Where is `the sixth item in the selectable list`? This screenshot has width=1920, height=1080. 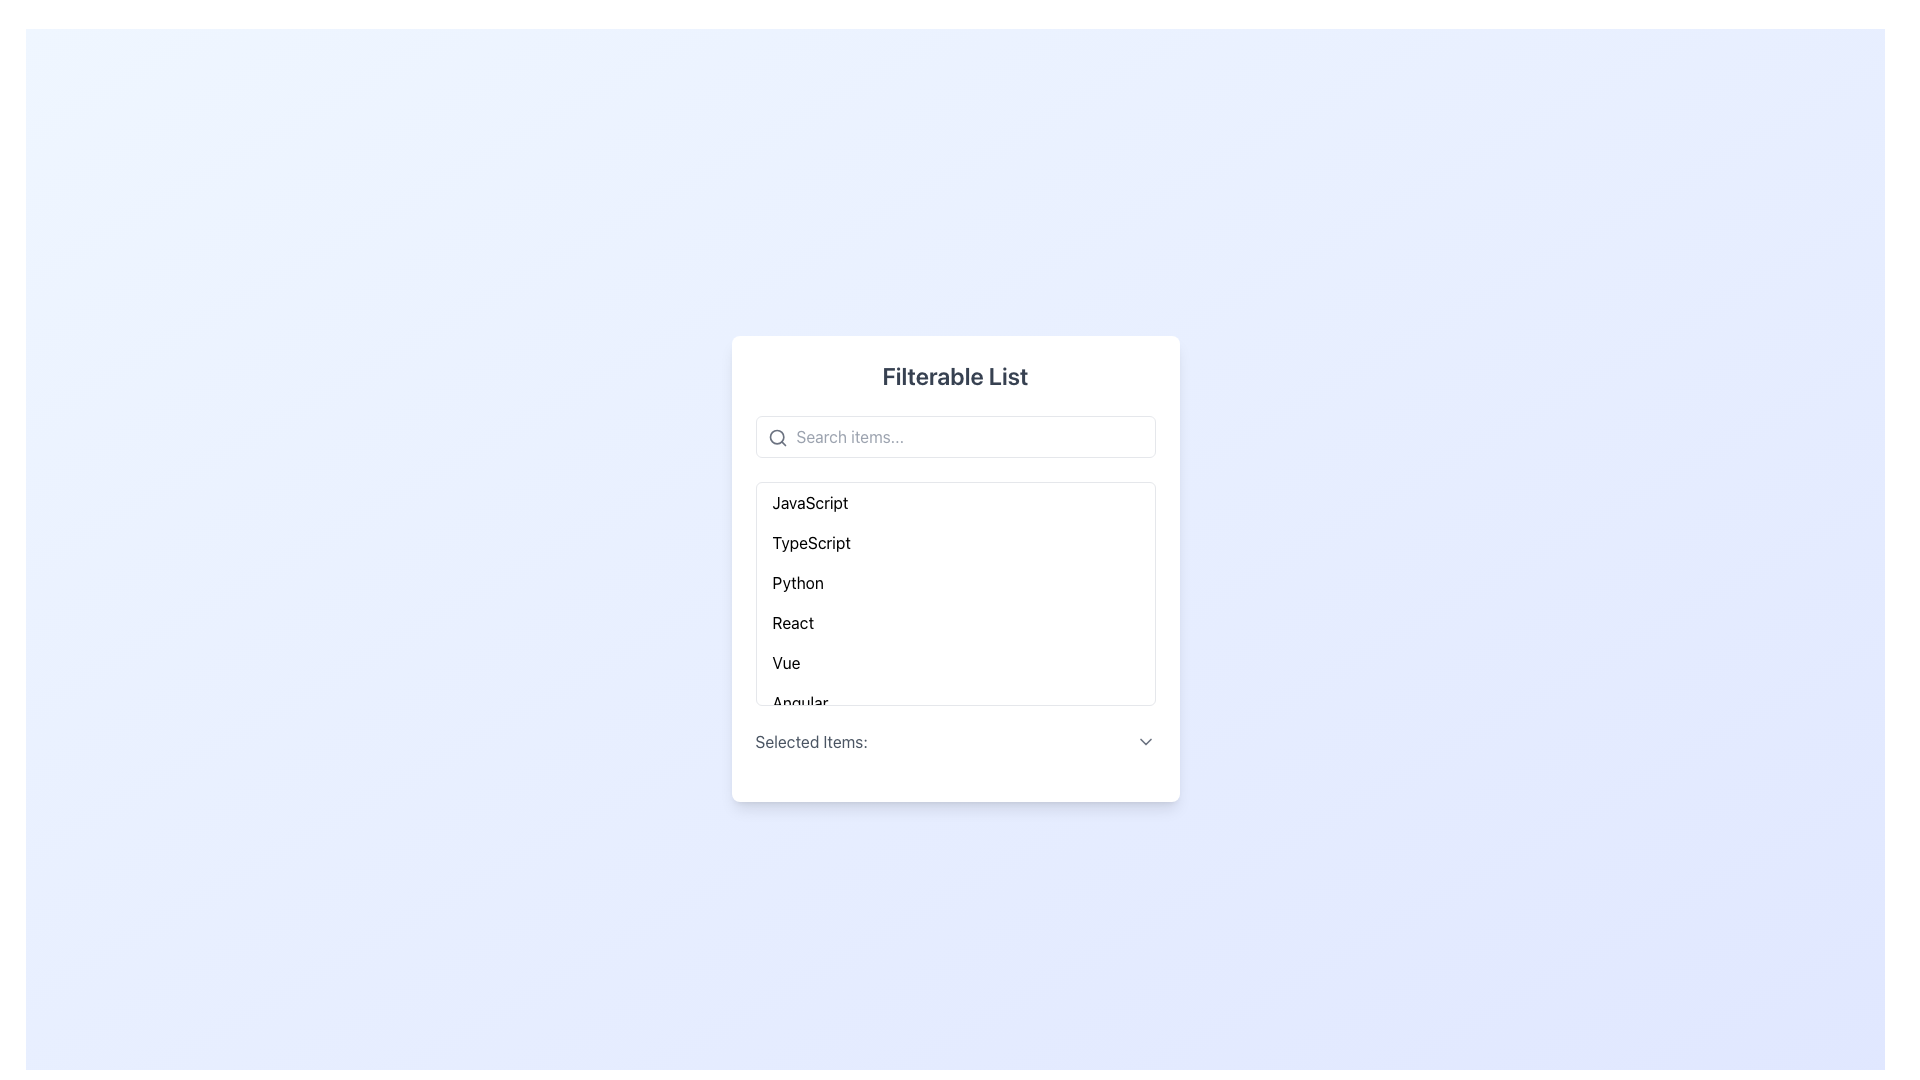
the sixth item in the selectable list is located at coordinates (954, 701).